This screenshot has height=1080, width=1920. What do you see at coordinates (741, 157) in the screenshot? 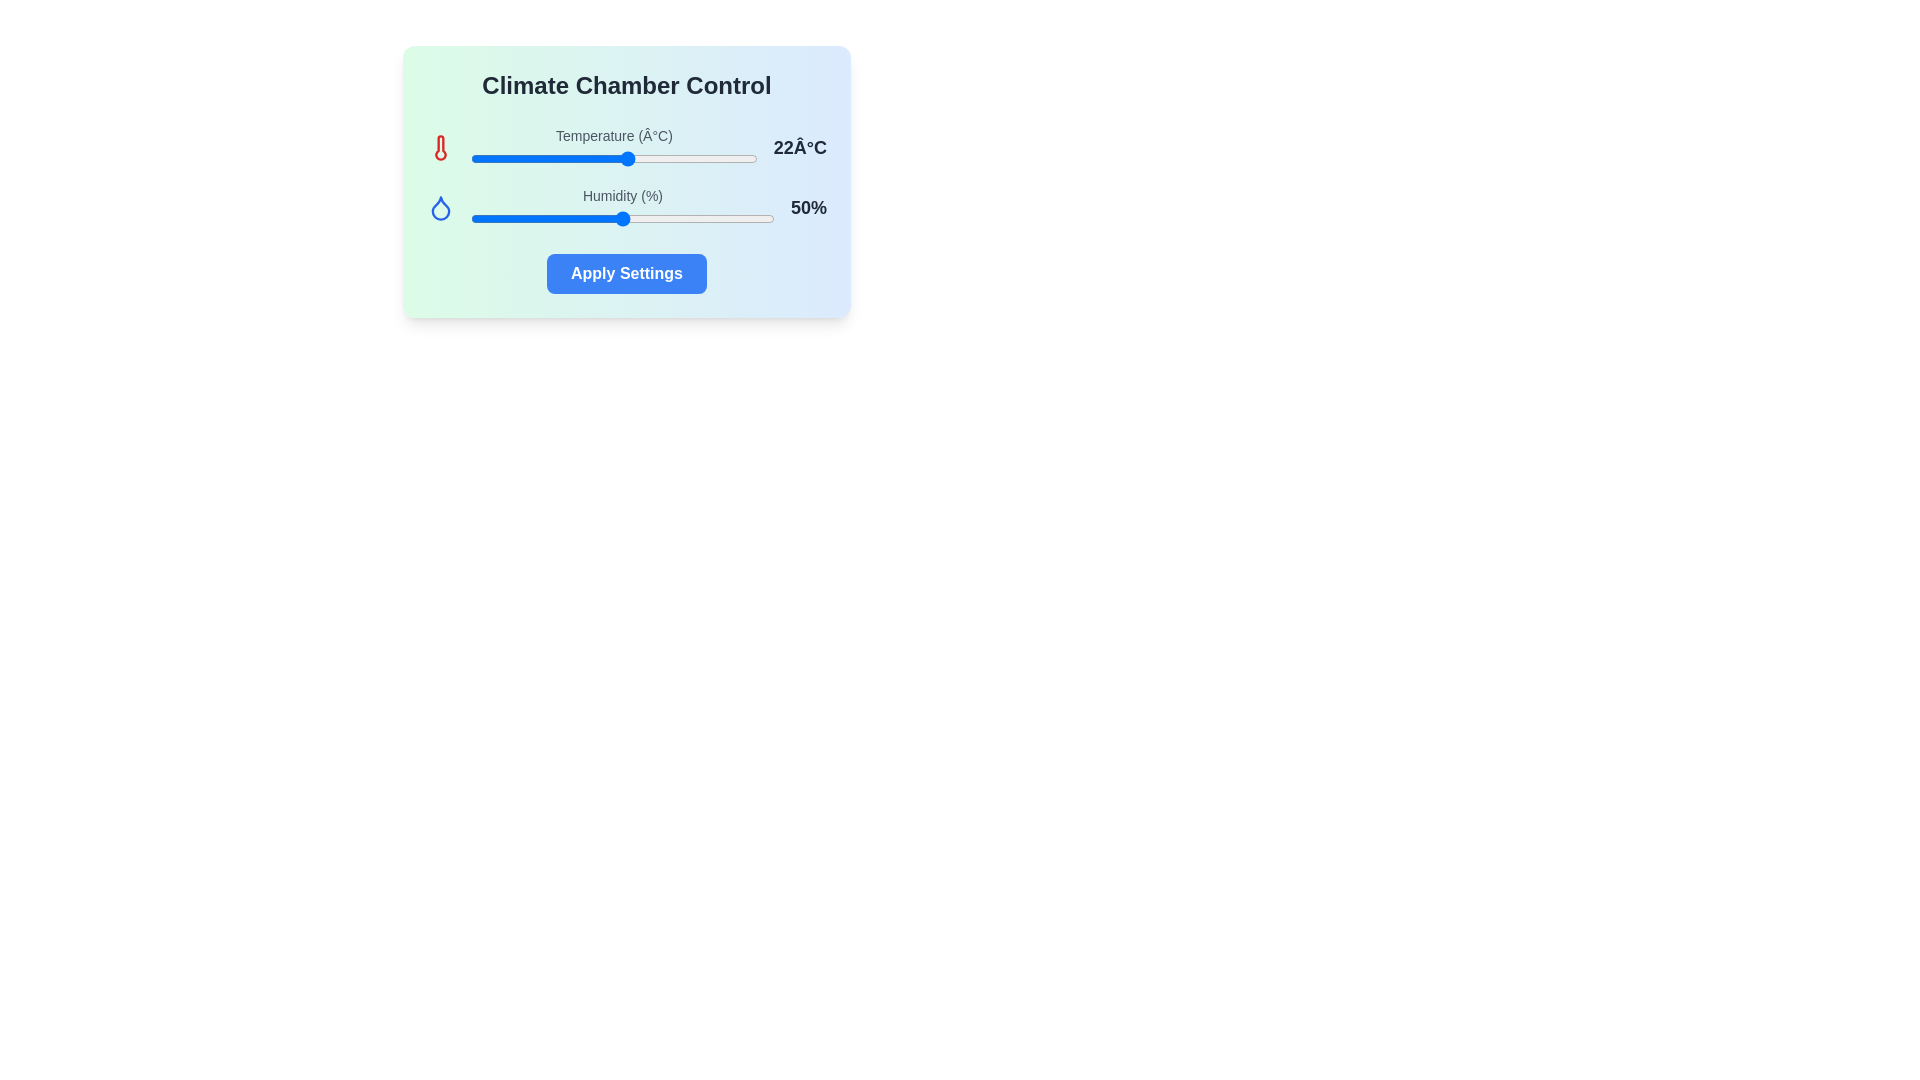
I see `the temperature slider to 38 degrees Celsius` at bounding box center [741, 157].